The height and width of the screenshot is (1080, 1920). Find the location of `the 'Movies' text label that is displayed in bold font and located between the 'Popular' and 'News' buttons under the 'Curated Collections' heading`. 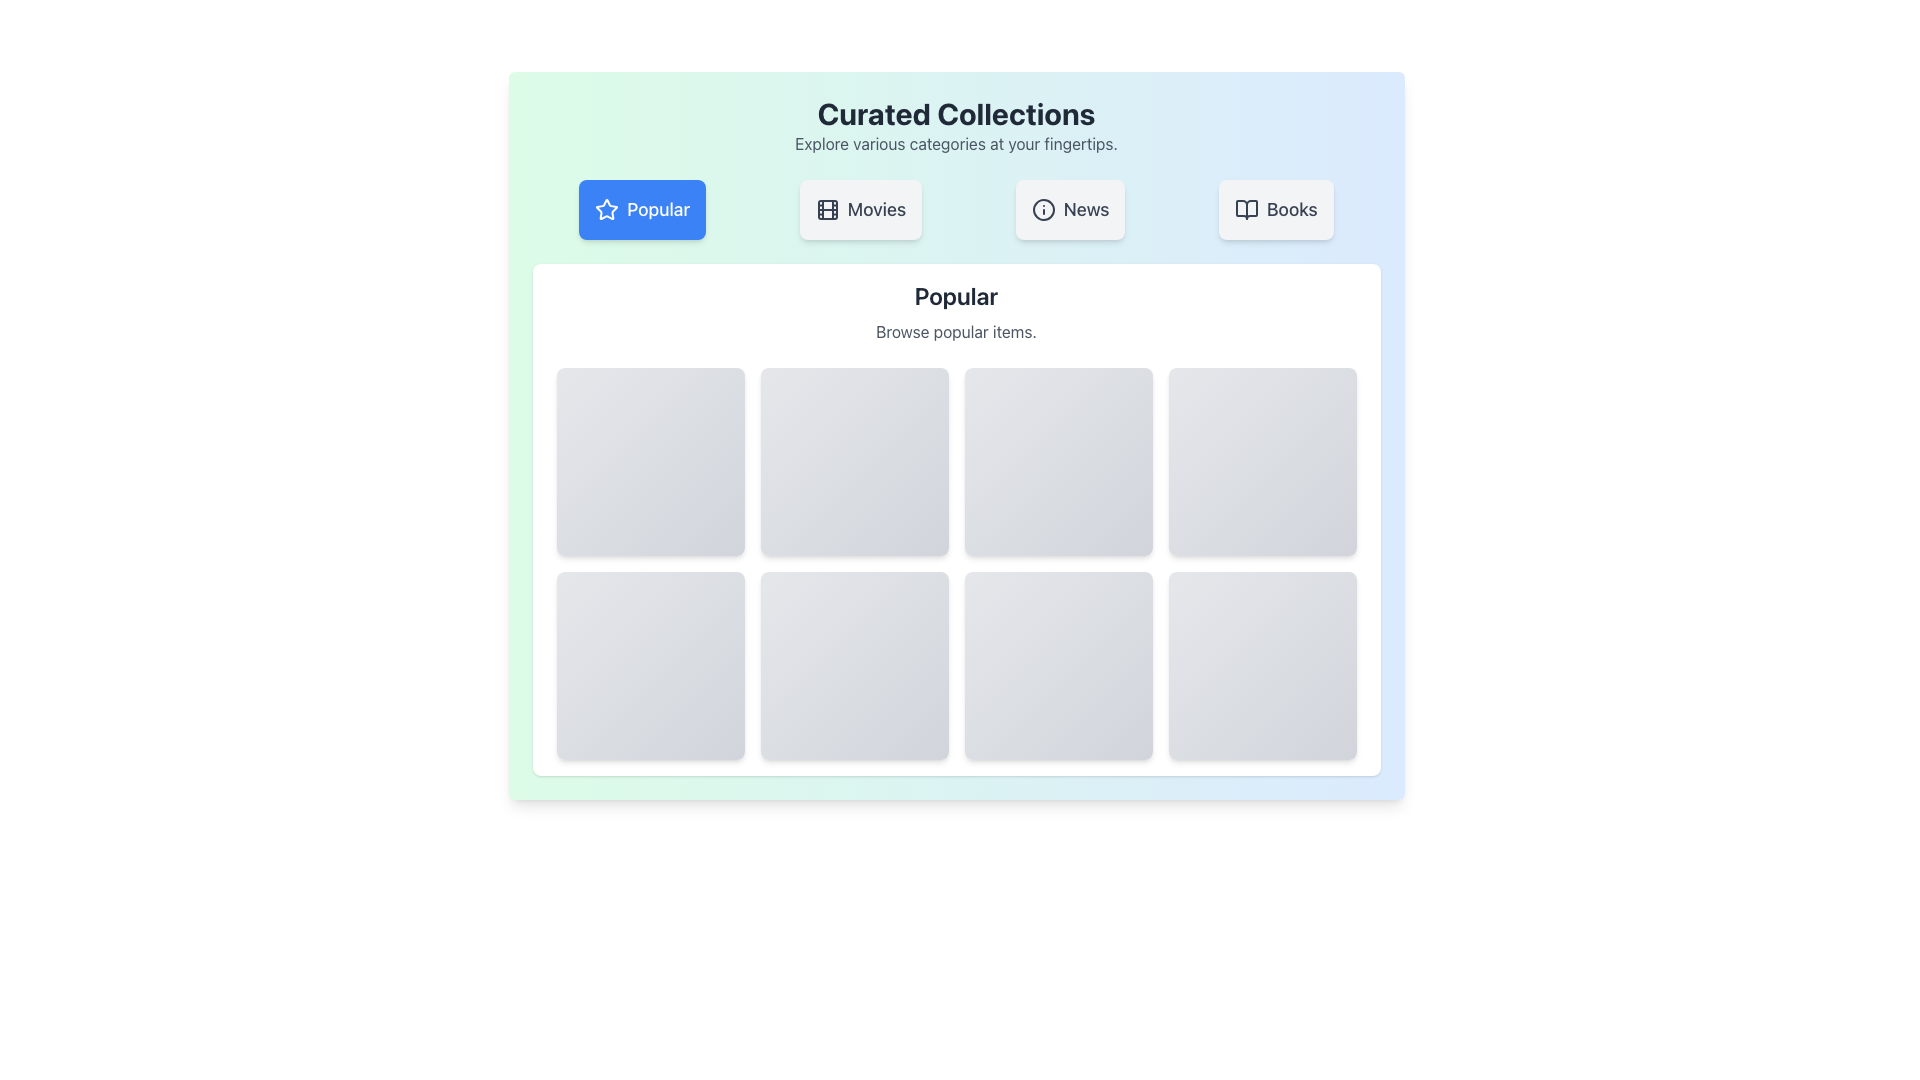

the 'Movies' text label that is displayed in bold font and located between the 'Popular' and 'News' buttons under the 'Curated Collections' heading is located at coordinates (876, 209).